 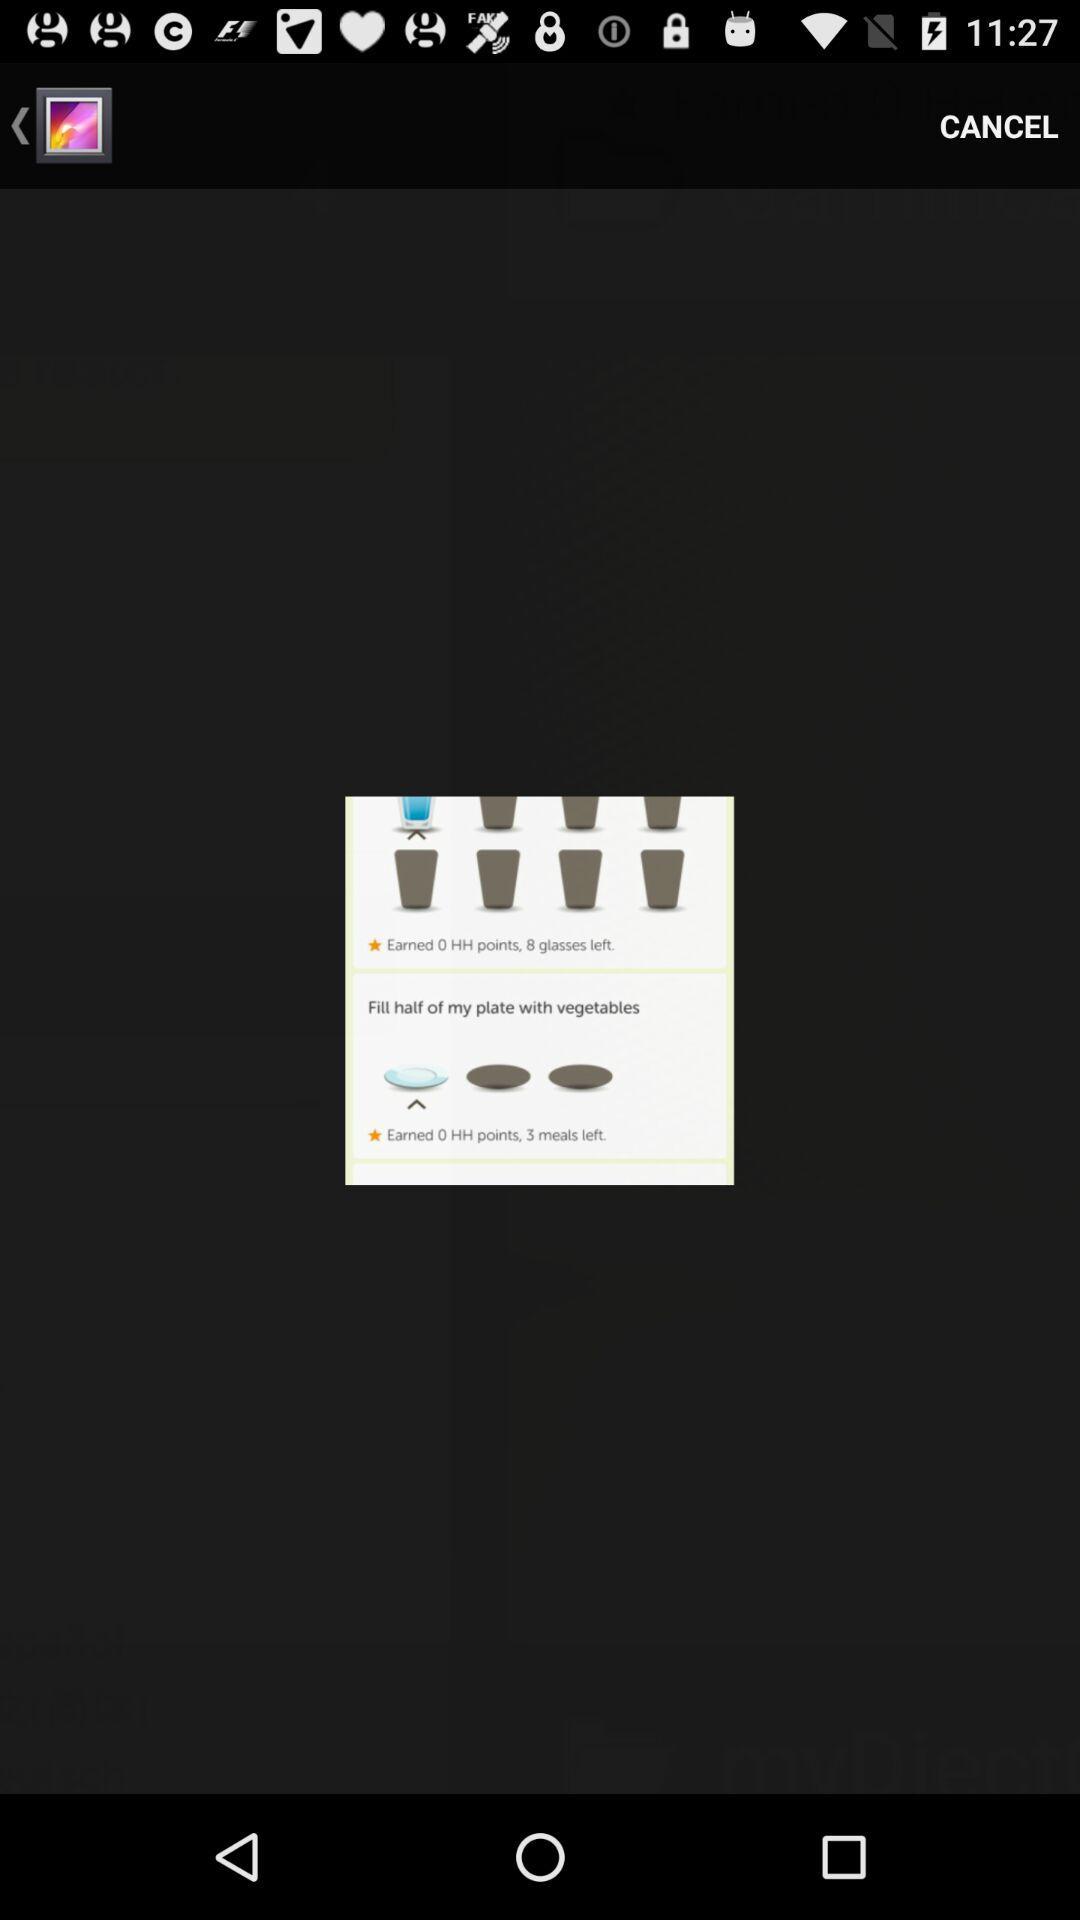 What do you see at coordinates (999, 124) in the screenshot?
I see `icon at the top right corner` at bounding box center [999, 124].